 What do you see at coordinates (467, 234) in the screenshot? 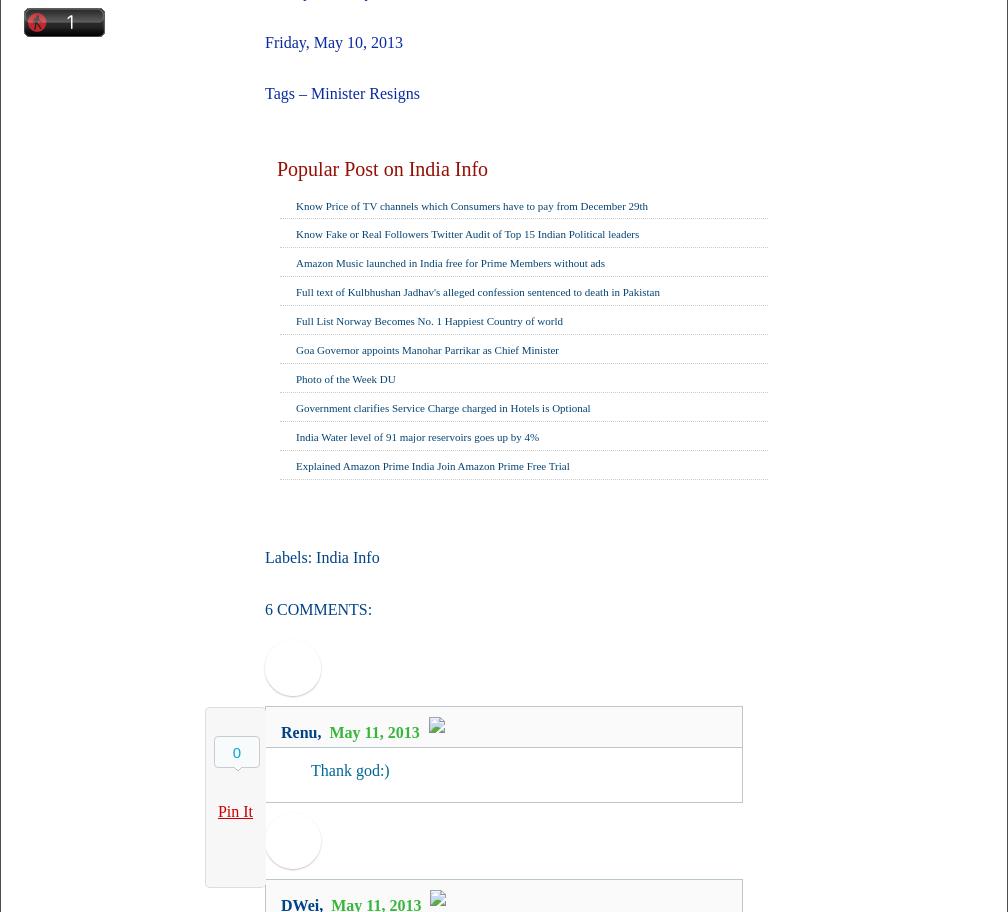
I see `'Know Fake or Real Followers Twitter Audit of Top 15 Indian Political leaders'` at bounding box center [467, 234].